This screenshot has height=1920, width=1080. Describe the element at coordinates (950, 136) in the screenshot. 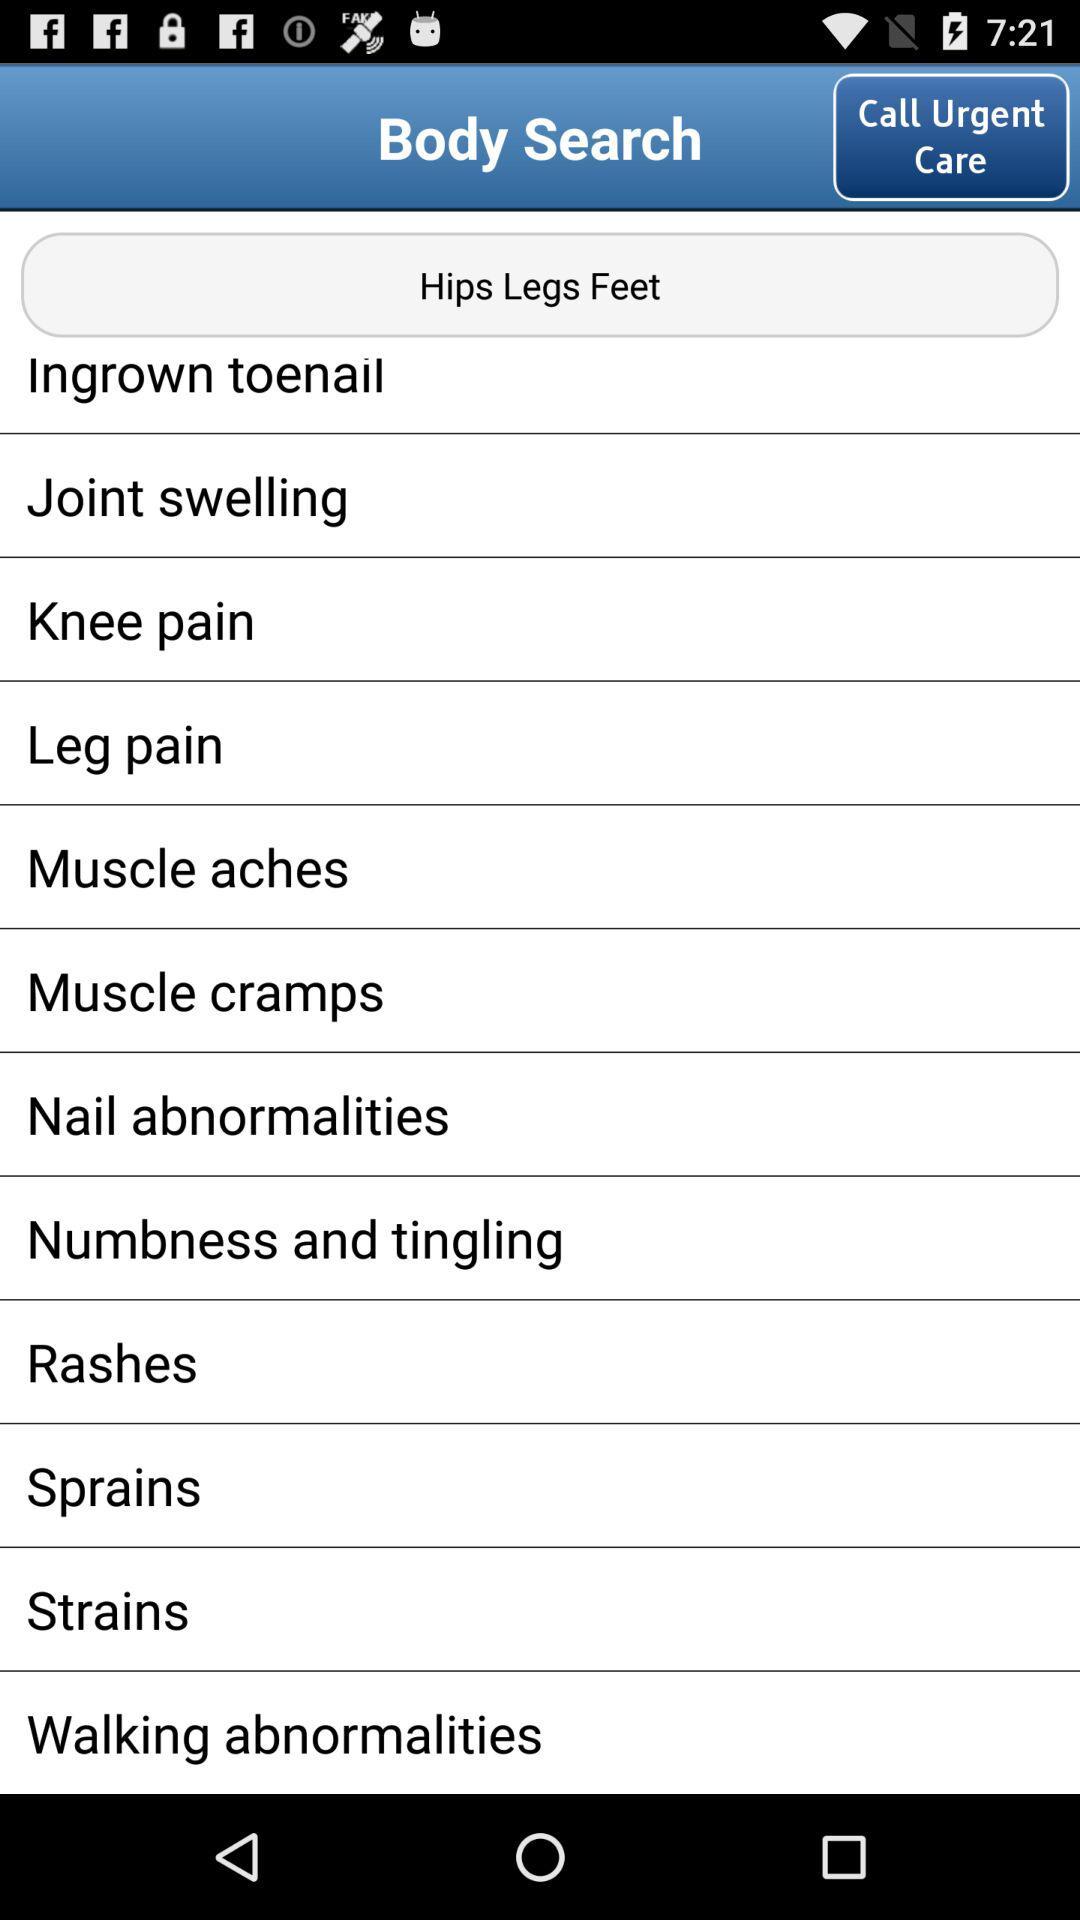

I see `item at the top right corner` at that location.